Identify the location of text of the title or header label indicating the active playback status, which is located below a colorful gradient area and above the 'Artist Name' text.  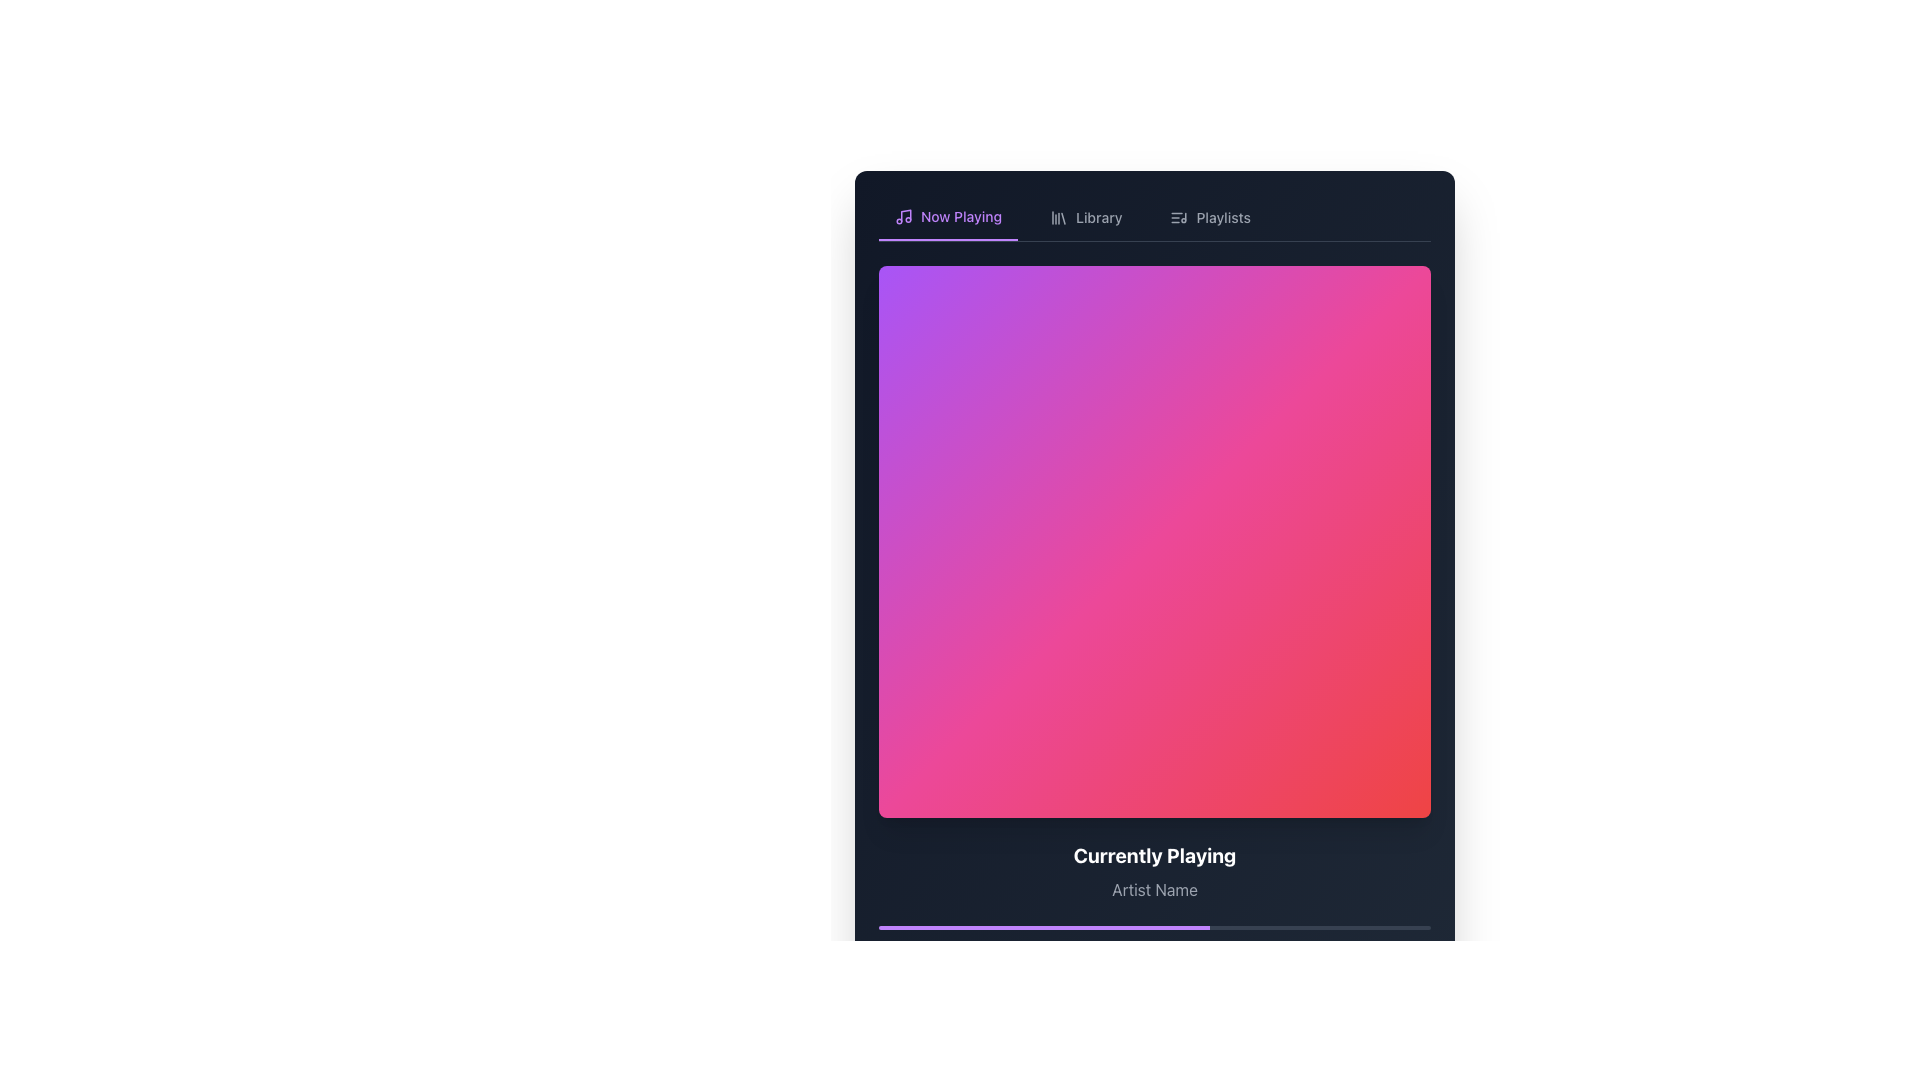
(1155, 855).